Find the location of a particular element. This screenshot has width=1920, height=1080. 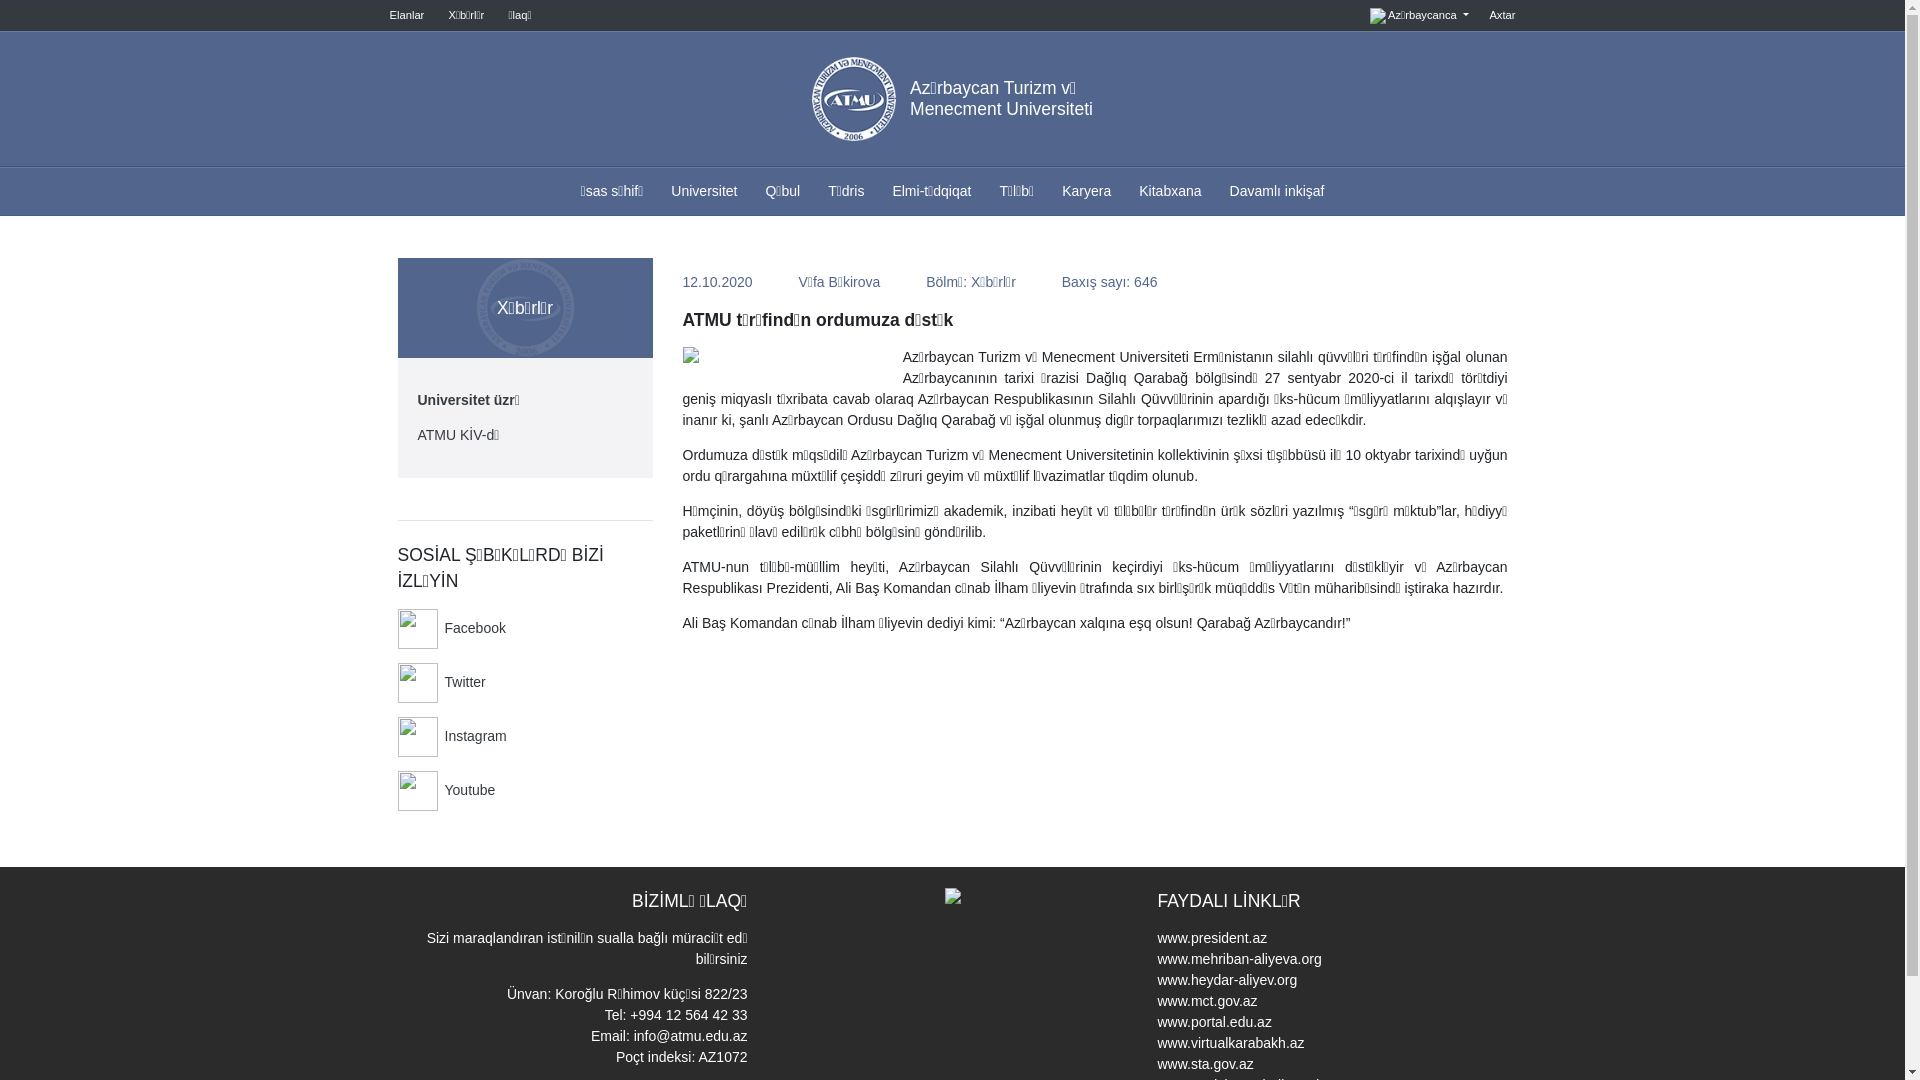

'www.heydar-aliyev.org' is located at coordinates (1227, 978).